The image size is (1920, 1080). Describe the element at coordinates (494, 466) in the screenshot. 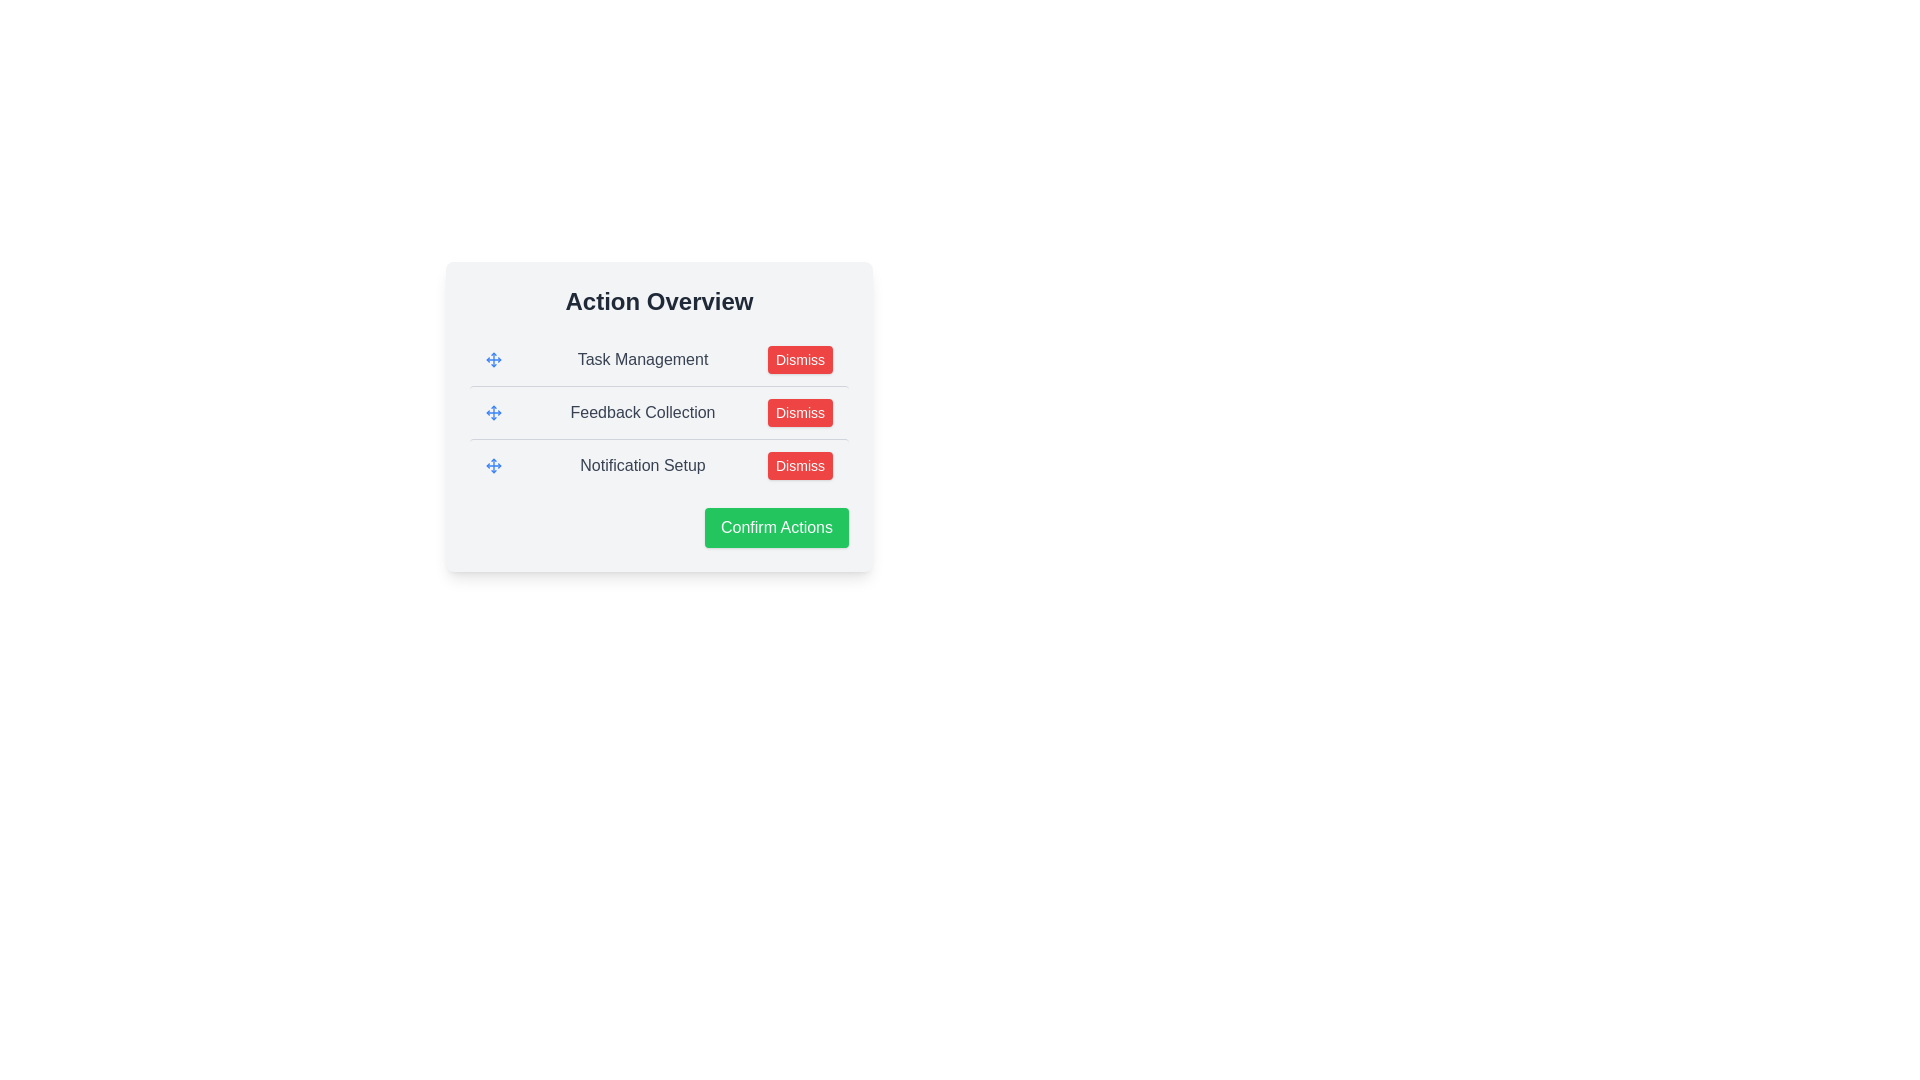

I see `the blue four-arrow movement icon located to the left of the 'Notification Setup' text to trigger further UI effects` at that location.